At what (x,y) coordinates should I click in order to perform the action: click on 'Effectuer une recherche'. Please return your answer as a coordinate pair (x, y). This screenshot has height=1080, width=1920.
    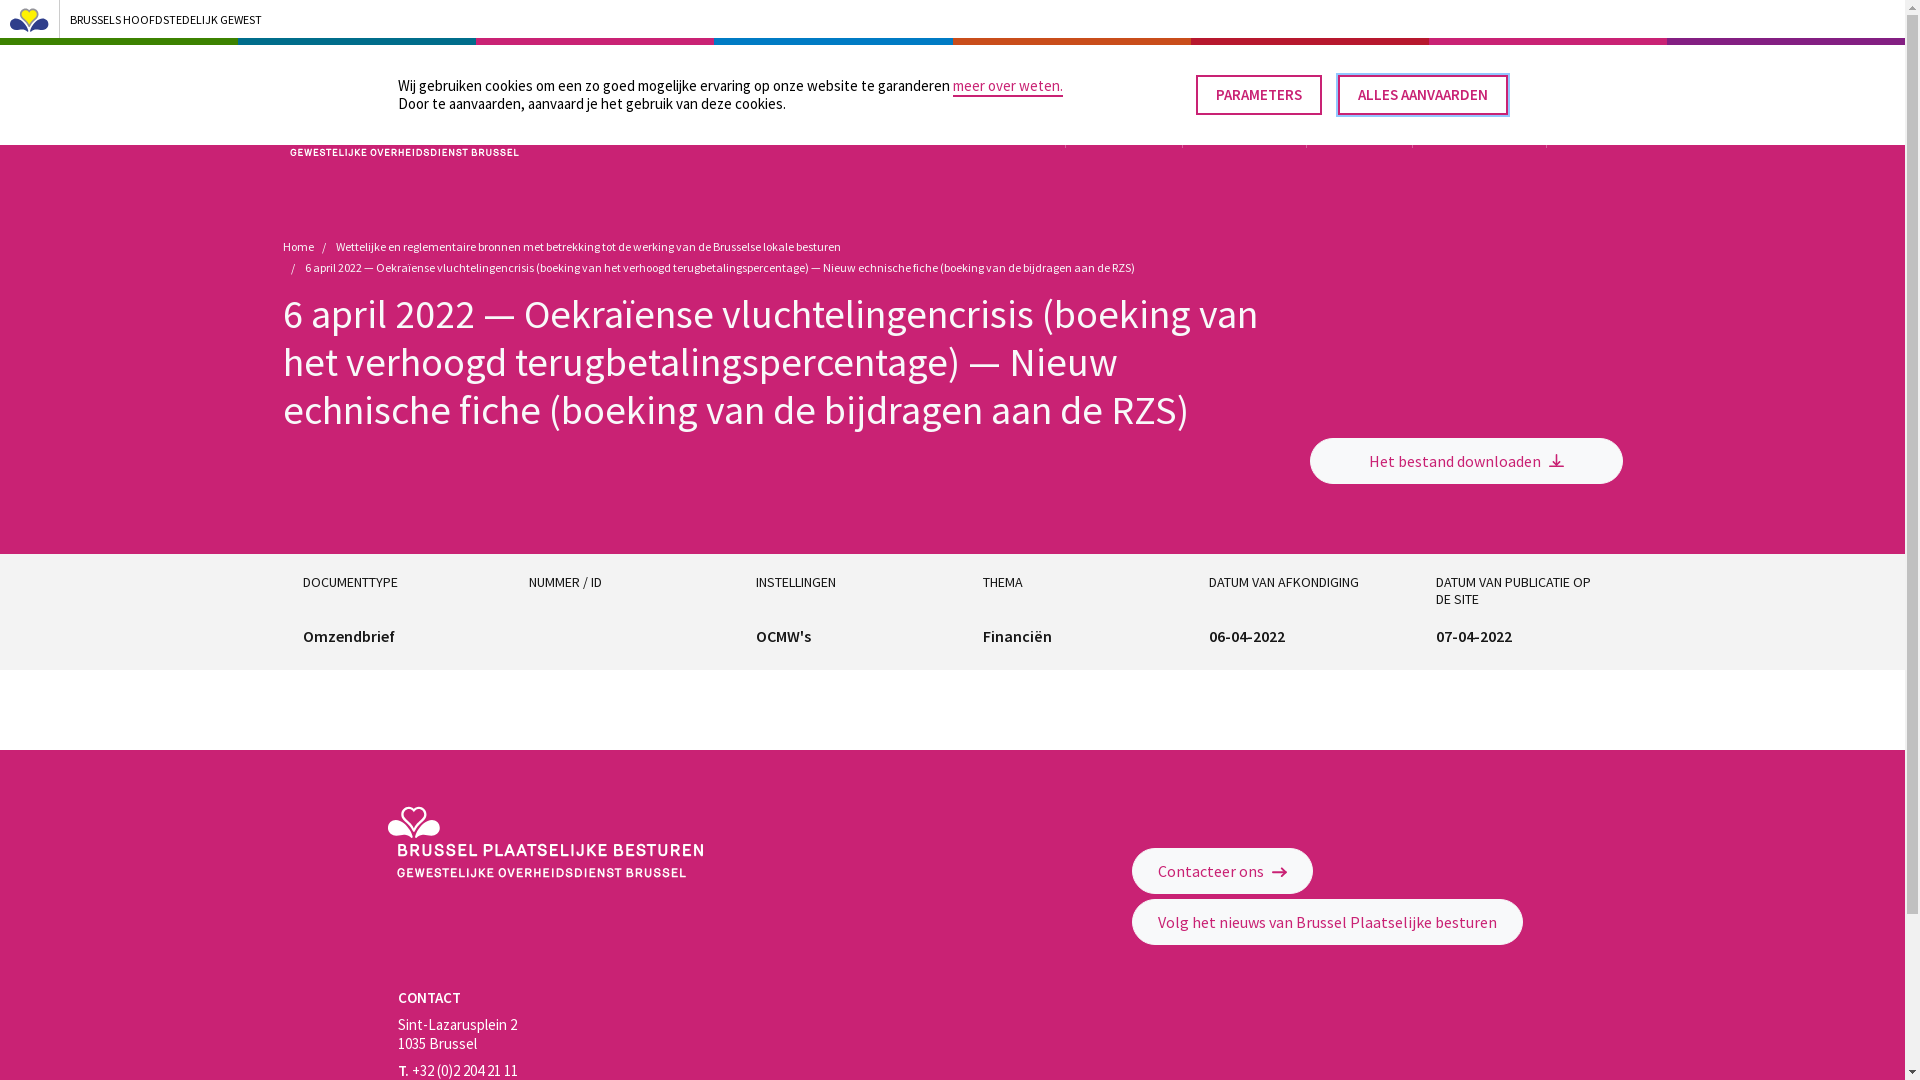
    Looking at the image, I should click on (1588, 73).